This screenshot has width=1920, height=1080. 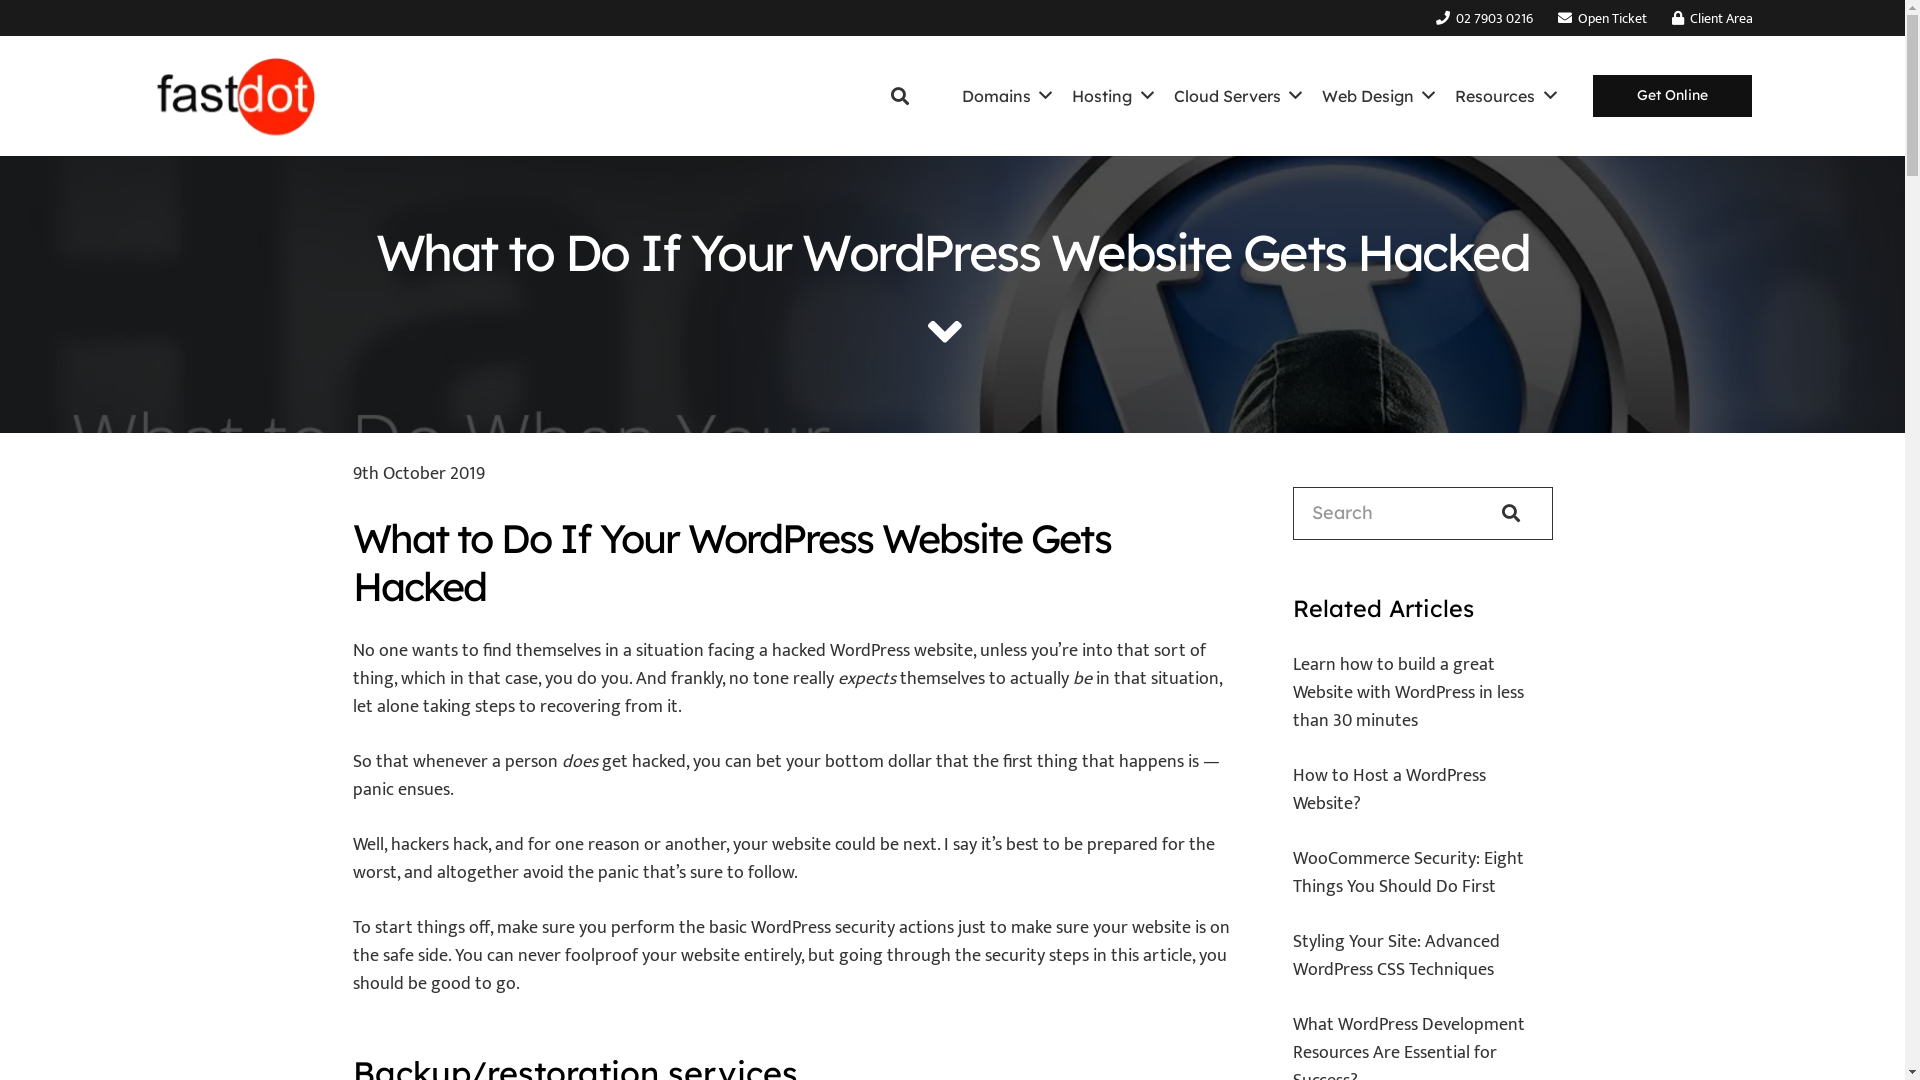 What do you see at coordinates (1111, 96) in the screenshot?
I see `'Hosting'` at bounding box center [1111, 96].